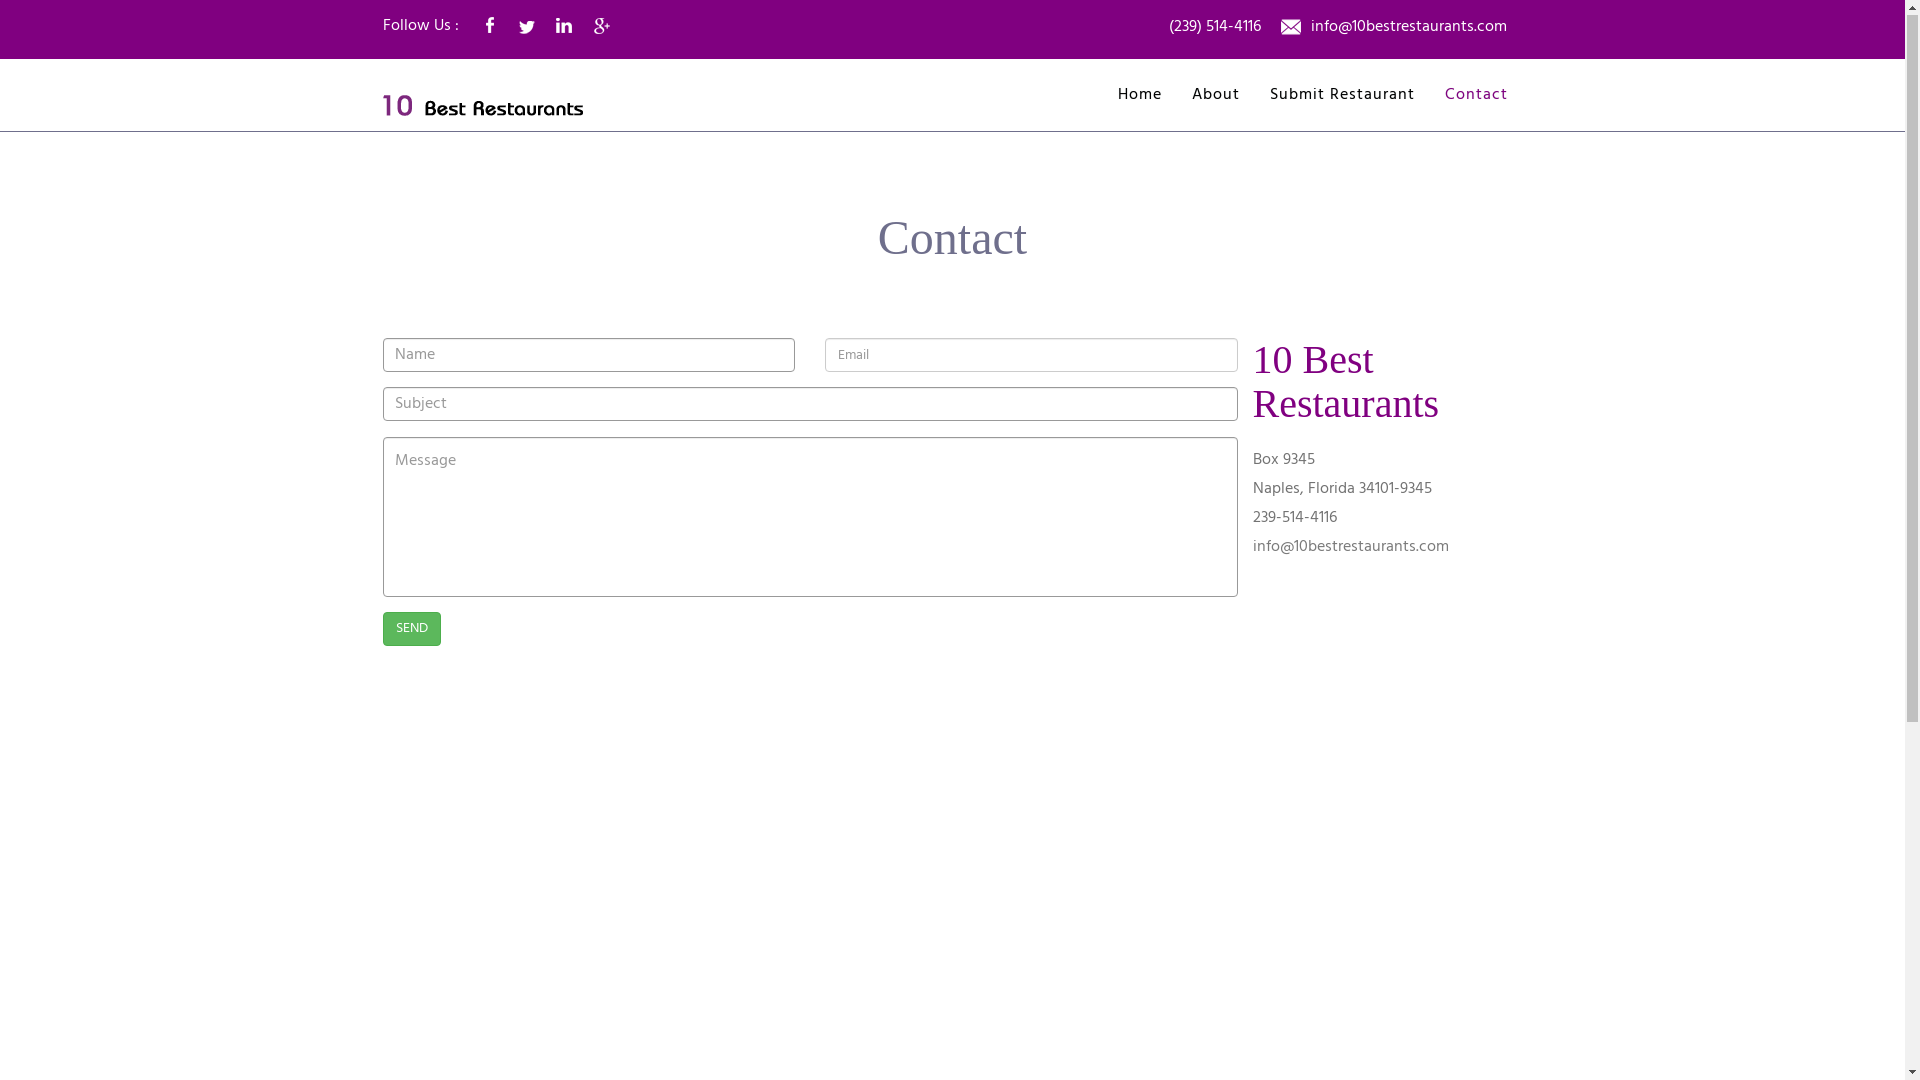 The height and width of the screenshot is (1080, 1920). What do you see at coordinates (1140, 96) in the screenshot?
I see `'Home'` at bounding box center [1140, 96].